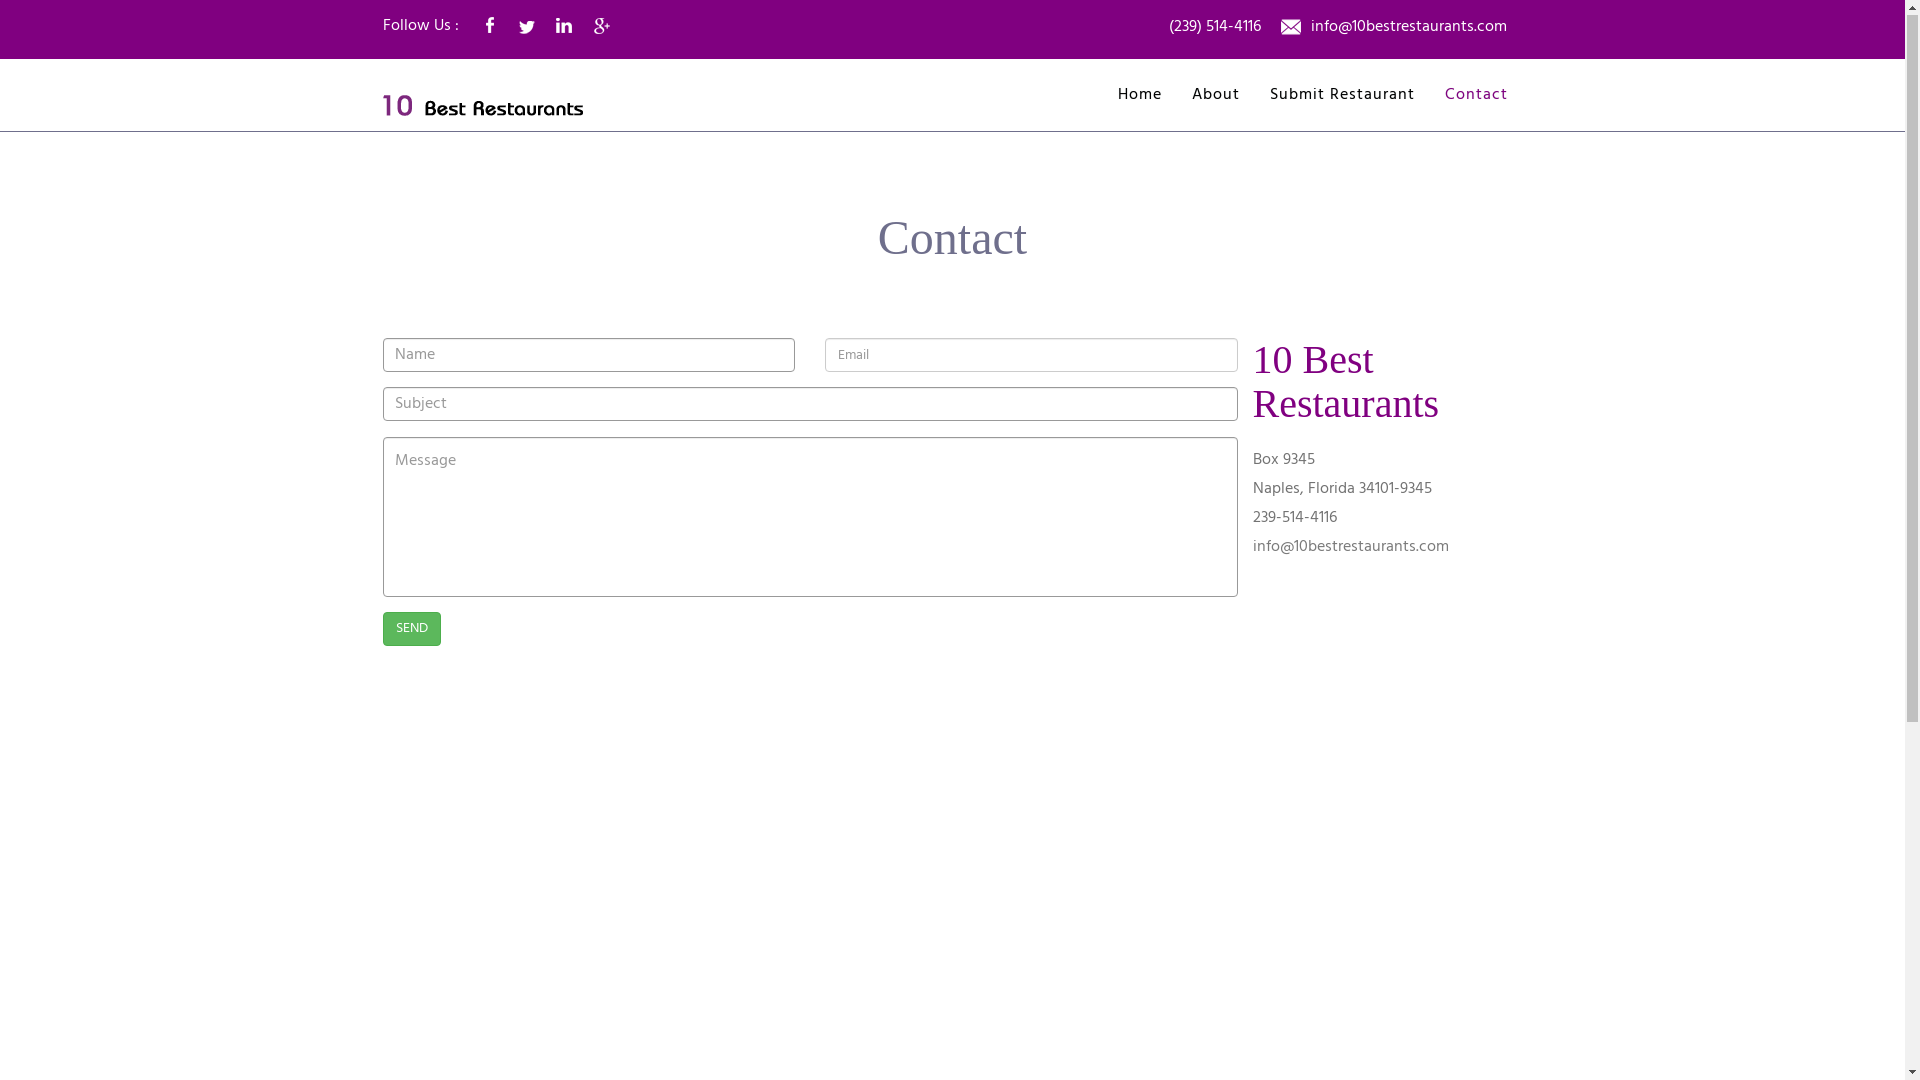 The height and width of the screenshot is (1080, 1920). What do you see at coordinates (1140, 96) in the screenshot?
I see `'Home'` at bounding box center [1140, 96].